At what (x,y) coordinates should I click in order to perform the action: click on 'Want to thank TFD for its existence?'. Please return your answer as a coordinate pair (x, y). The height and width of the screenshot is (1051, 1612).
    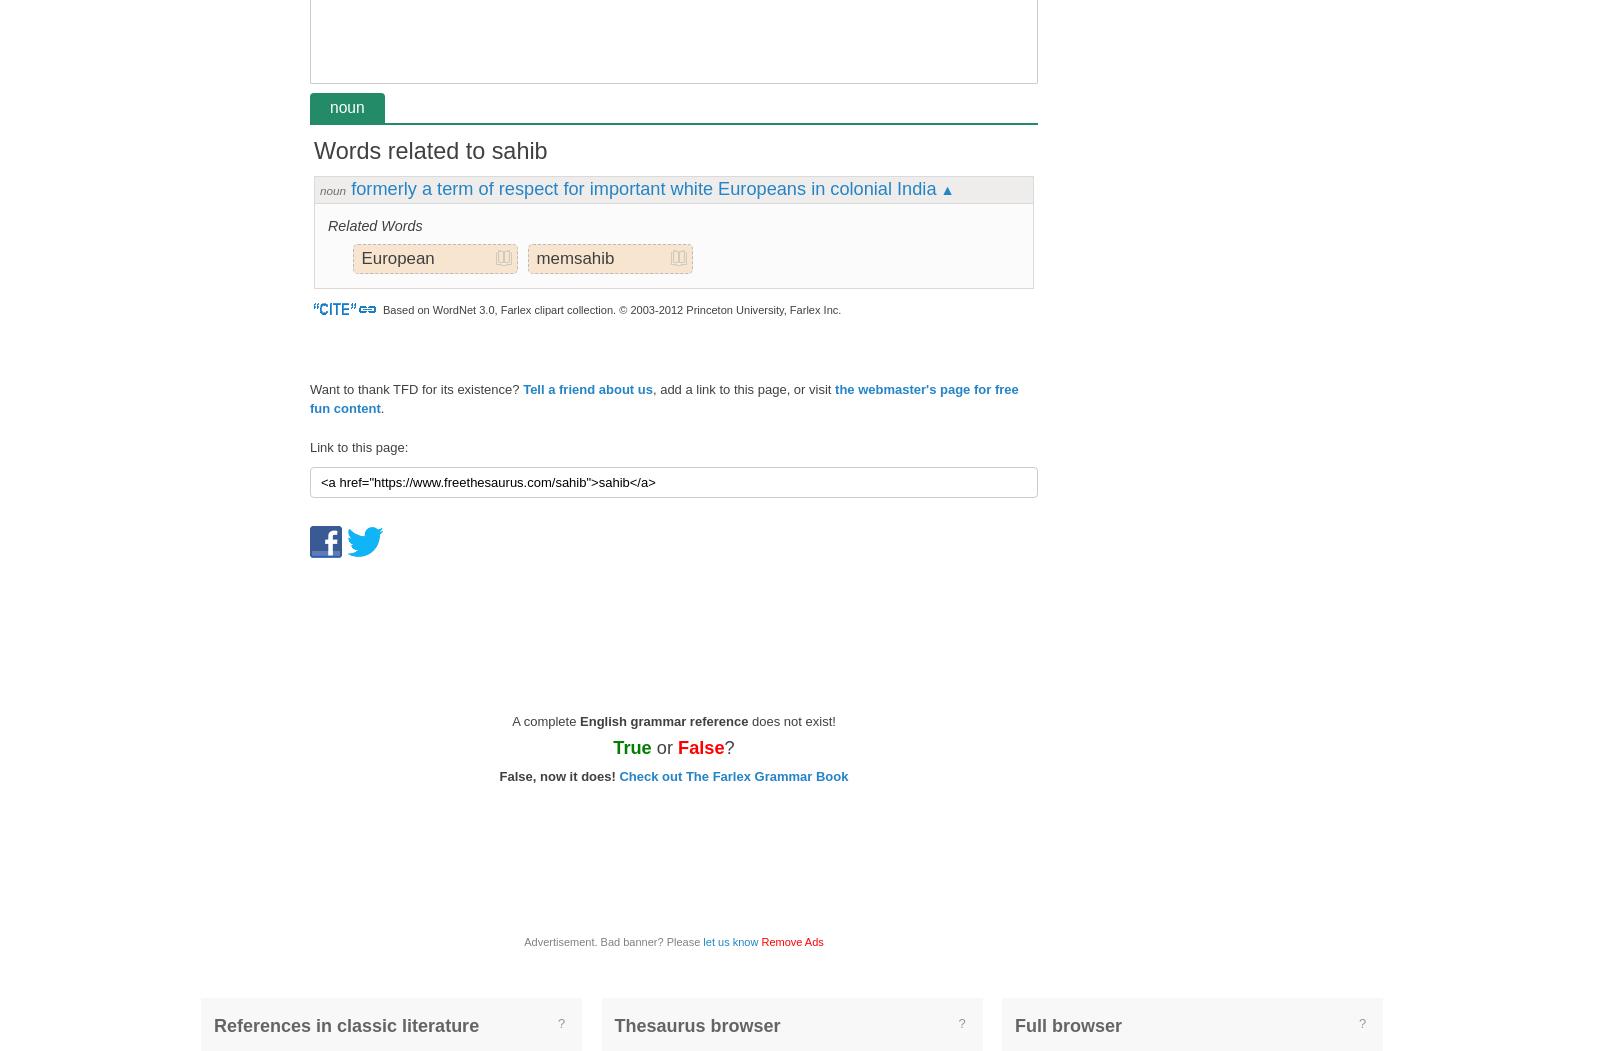
    Looking at the image, I should click on (416, 387).